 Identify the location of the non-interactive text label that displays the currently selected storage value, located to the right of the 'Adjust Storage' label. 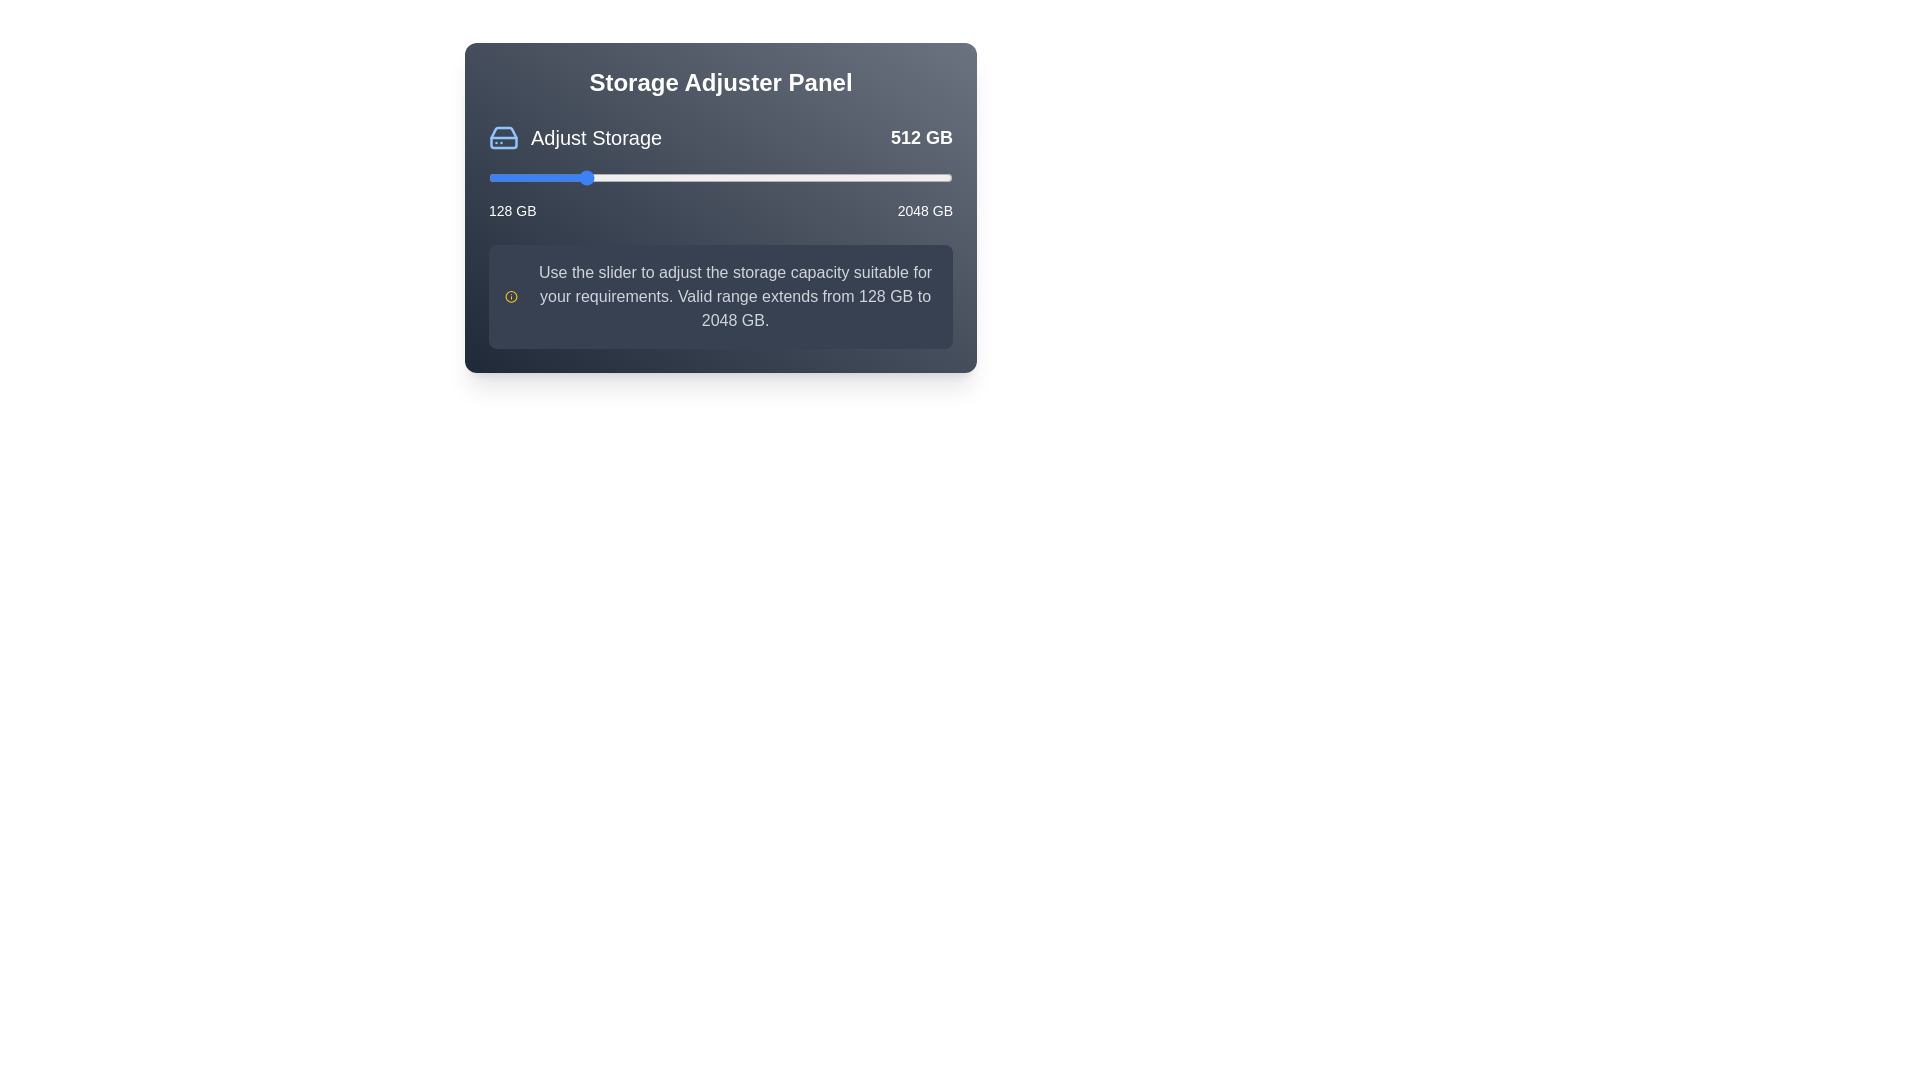
(920, 137).